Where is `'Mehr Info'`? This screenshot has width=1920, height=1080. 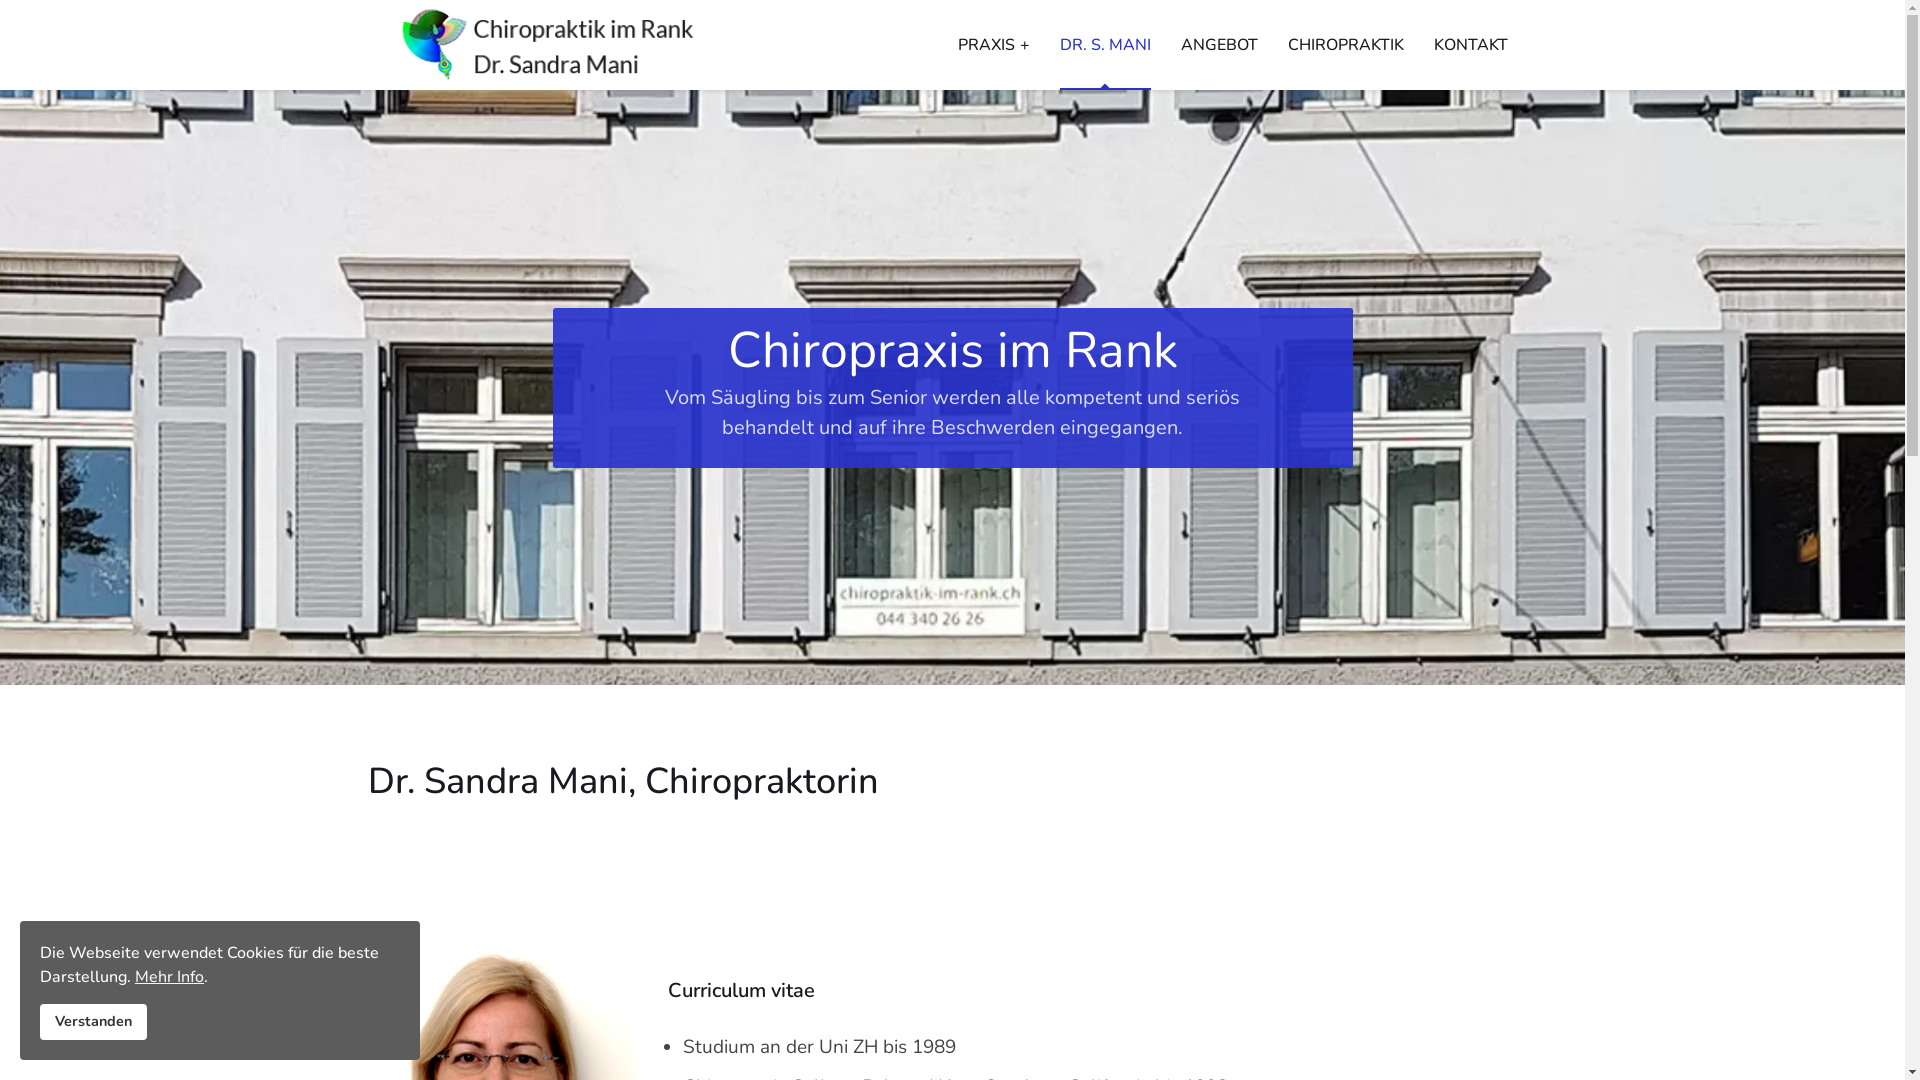
'Mehr Info' is located at coordinates (169, 975).